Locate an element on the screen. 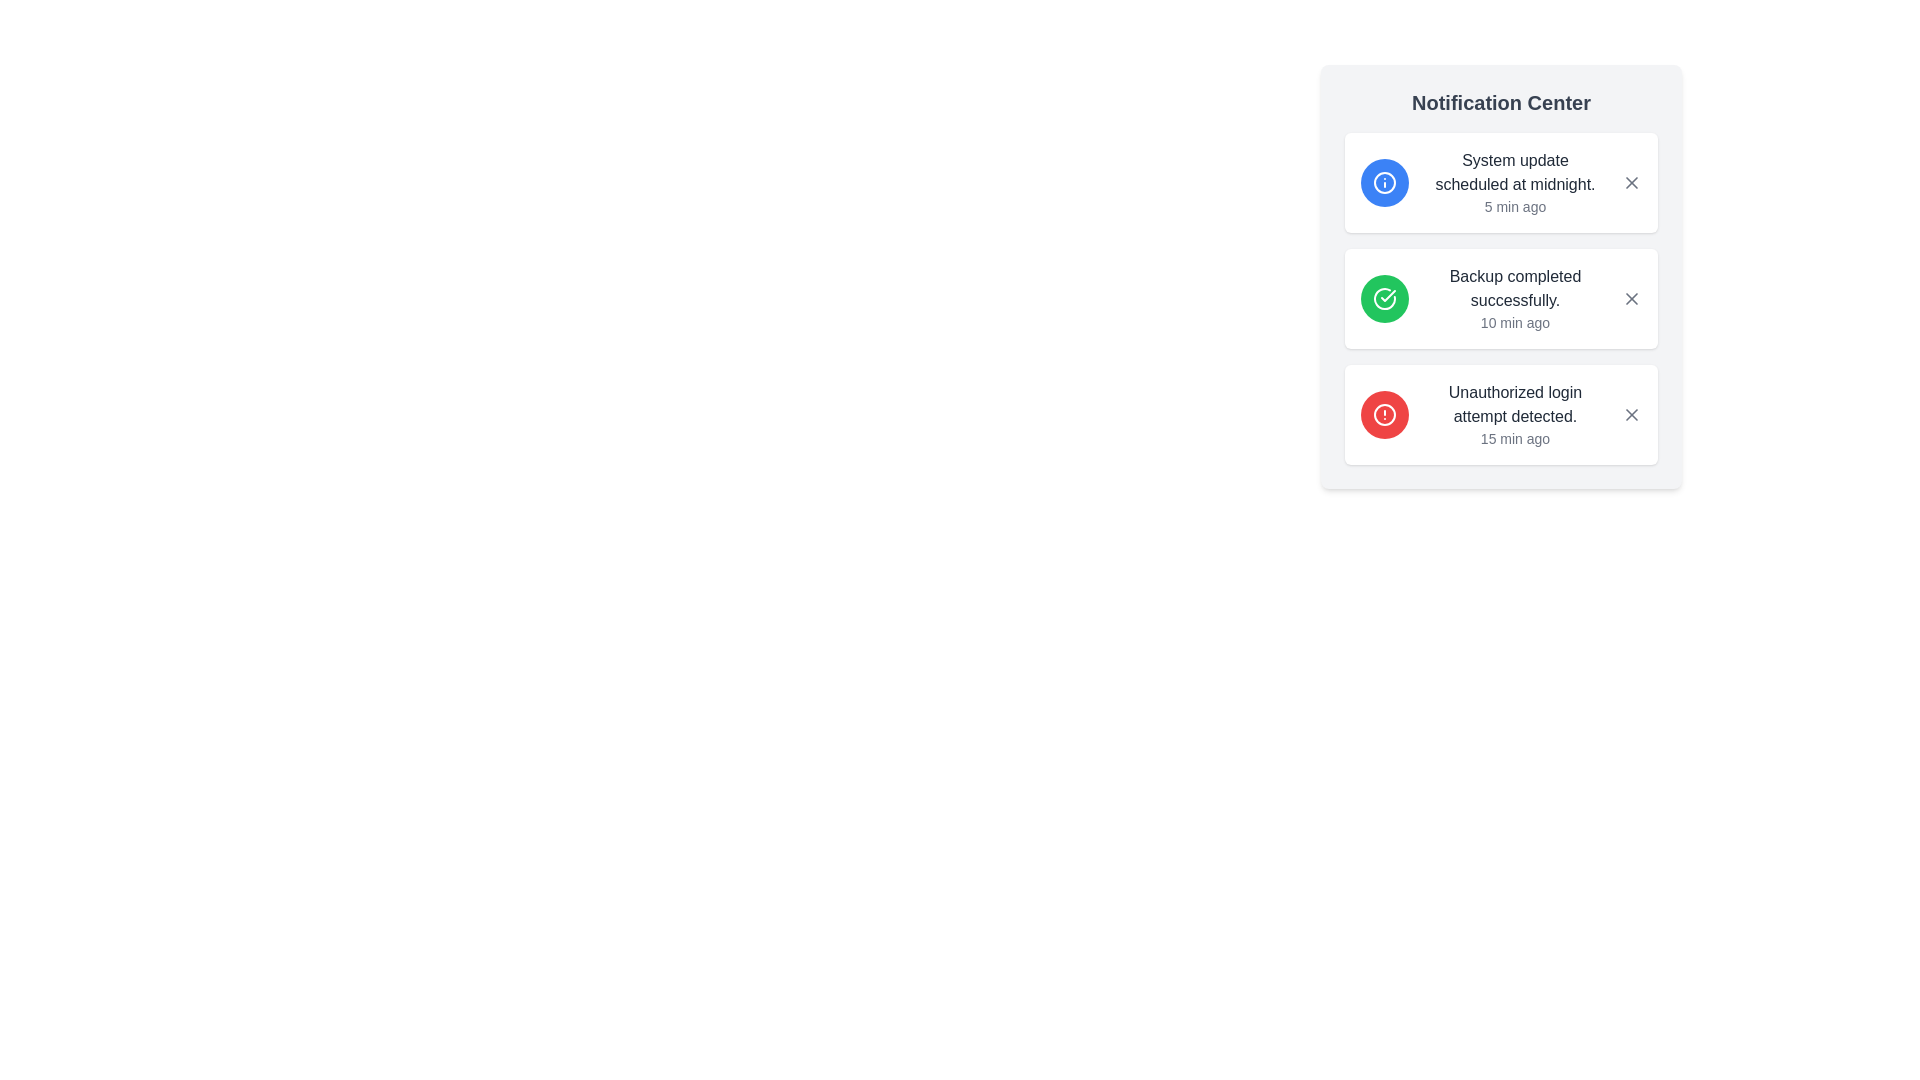 This screenshot has width=1920, height=1080. the close icon element, which resembles a diagonal cross and is located in the last notification entry of the 'Notification Center' panel is located at coordinates (1632, 414).